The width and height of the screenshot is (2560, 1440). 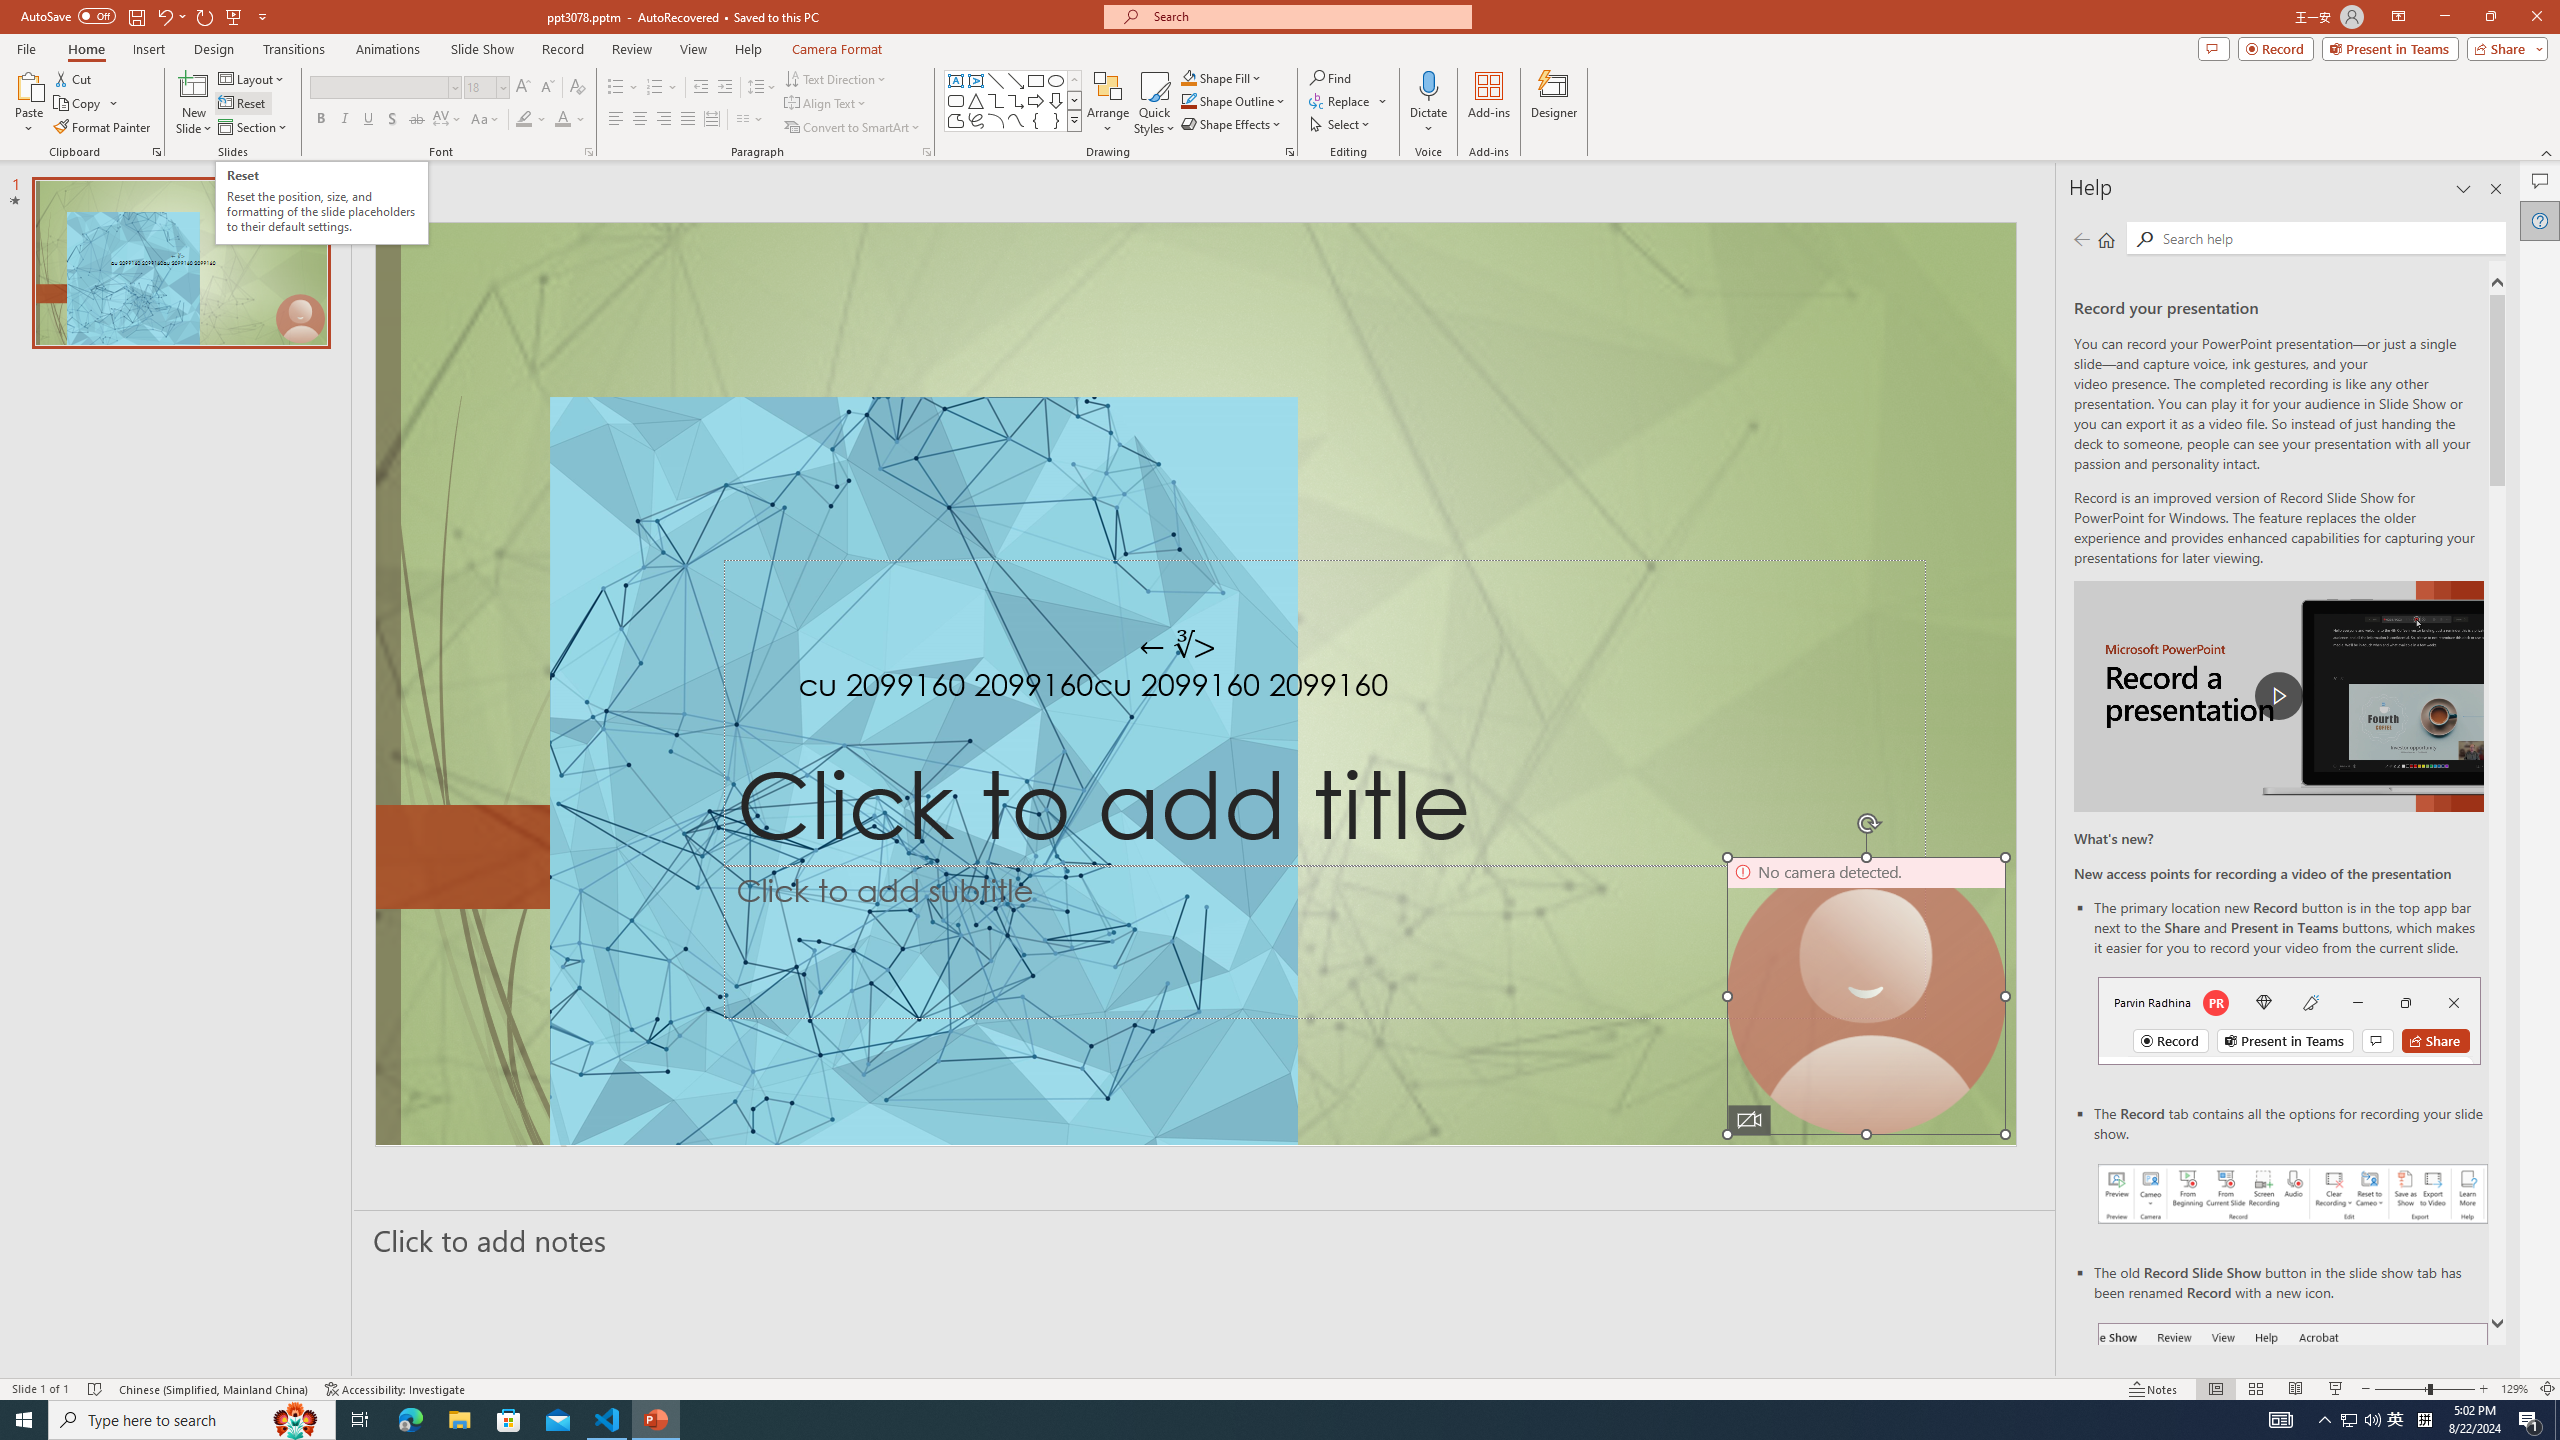 What do you see at coordinates (367, 118) in the screenshot?
I see `'Underline'` at bounding box center [367, 118].